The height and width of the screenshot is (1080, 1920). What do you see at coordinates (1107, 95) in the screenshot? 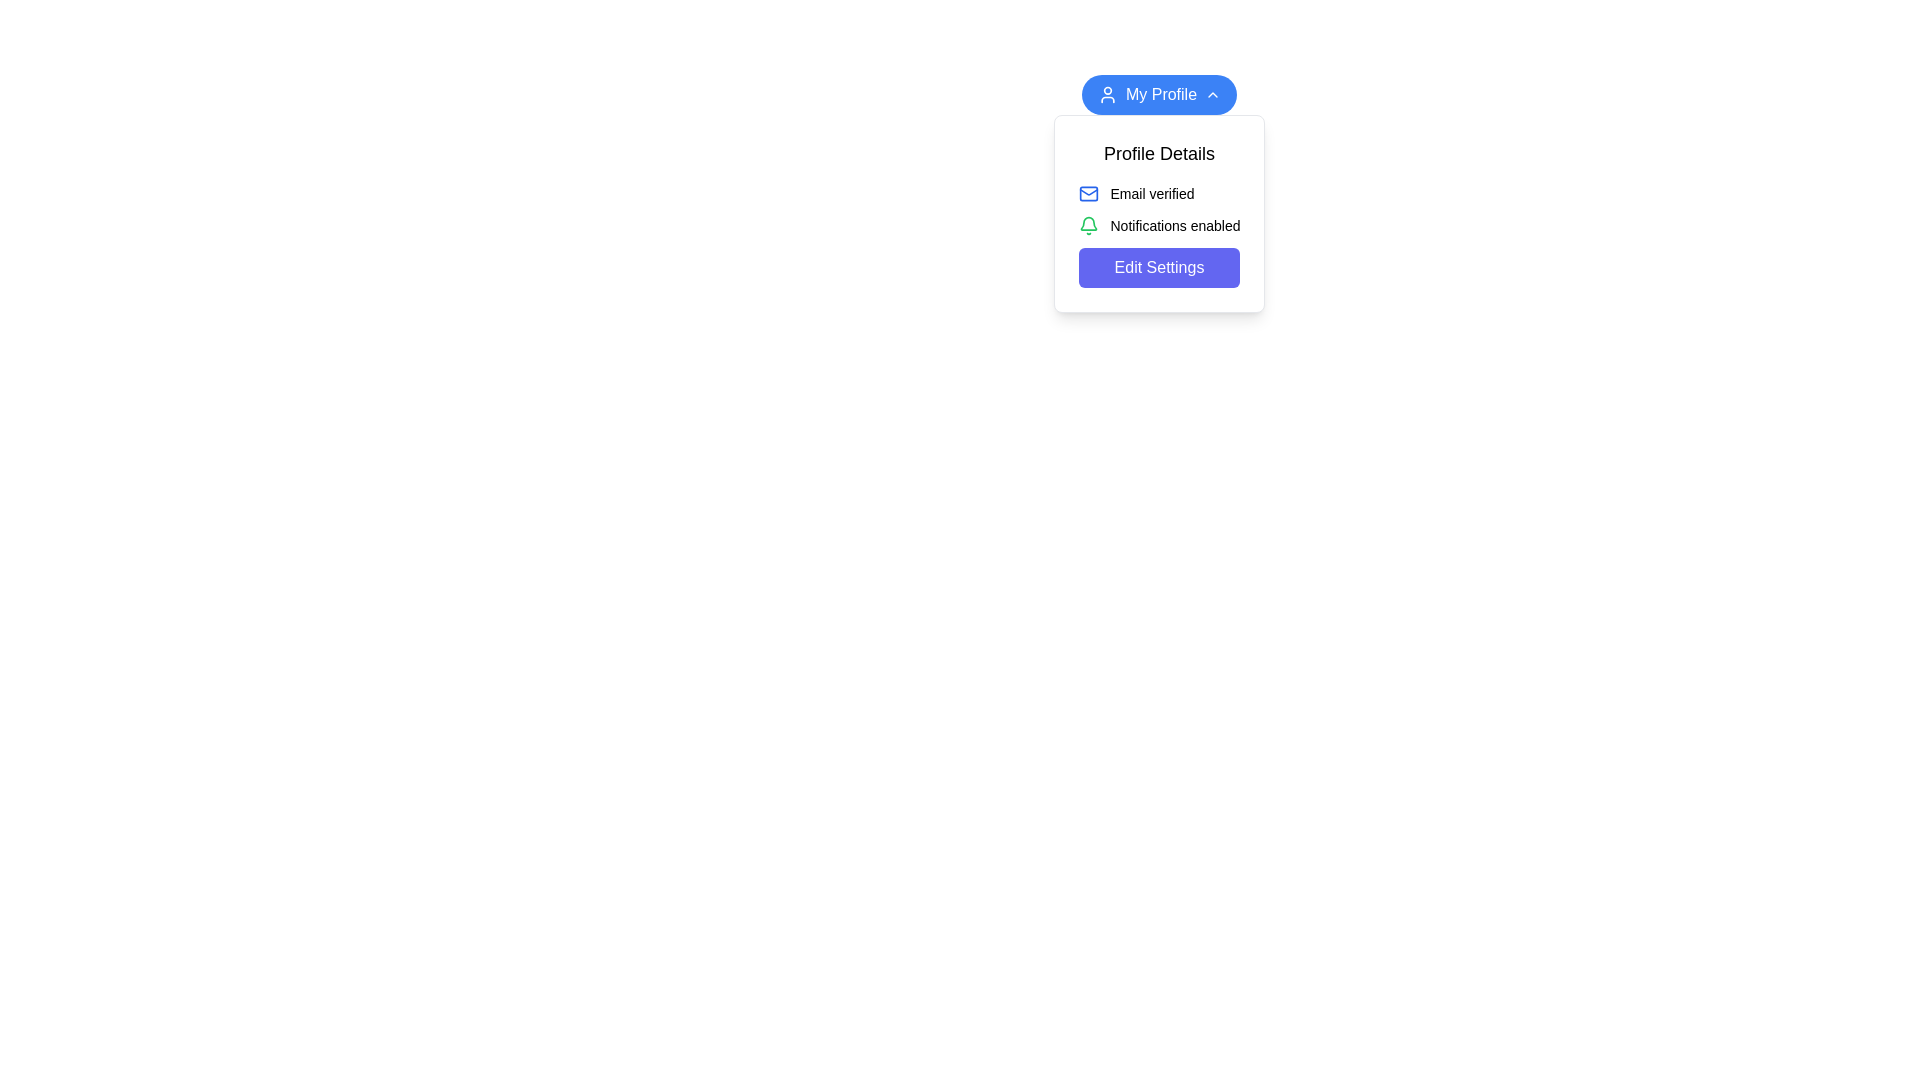
I see `the user profile icon located to the left of the 'My Profile' text within the rounded blue button at the top of the dropdown menu` at bounding box center [1107, 95].